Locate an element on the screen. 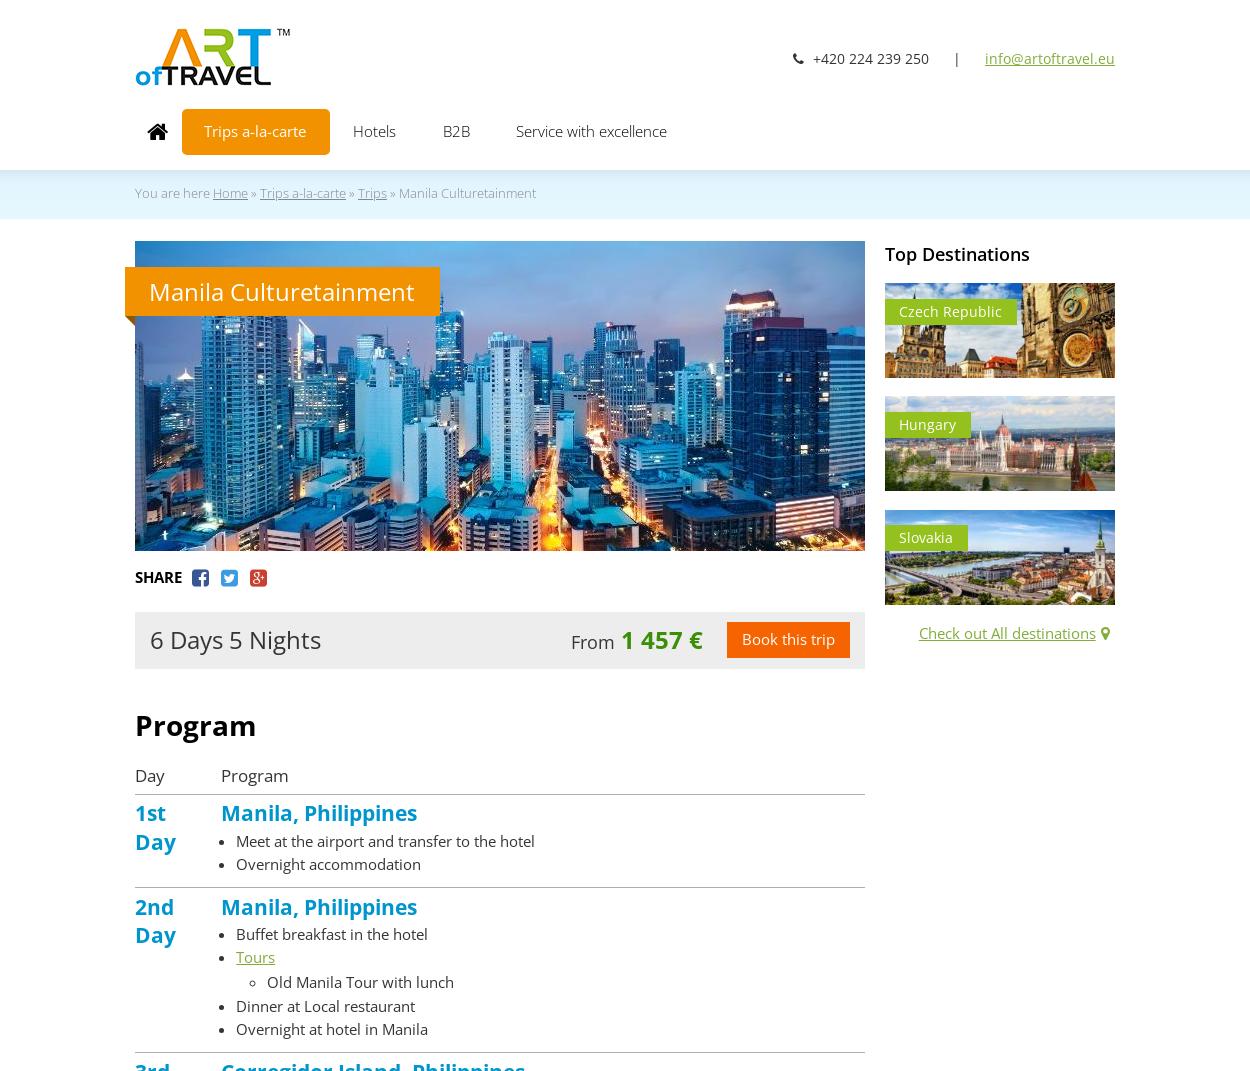 The image size is (1250, 1071). '1 457 €' is located at coordinates (658, 637).